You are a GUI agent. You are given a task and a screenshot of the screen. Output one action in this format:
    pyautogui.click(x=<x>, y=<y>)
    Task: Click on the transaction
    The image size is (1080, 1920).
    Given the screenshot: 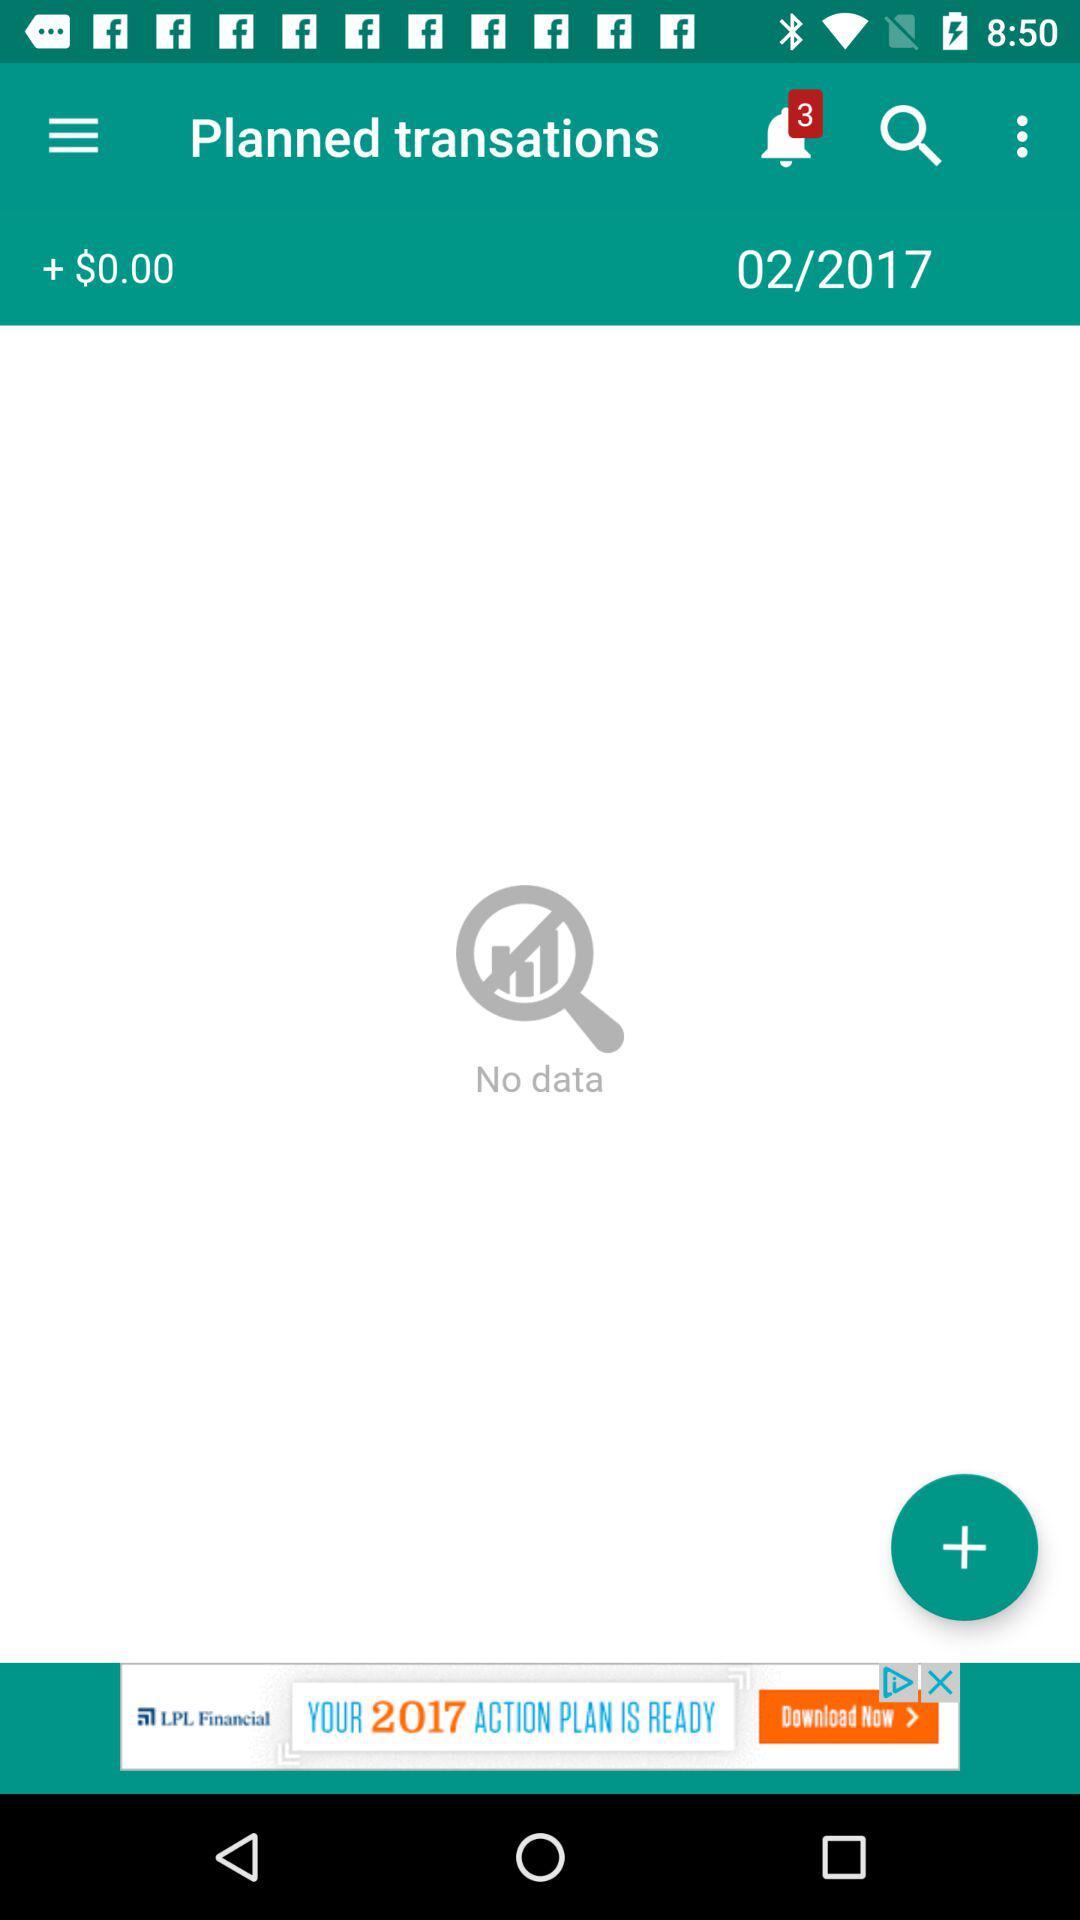 What is the action you would take?
    pyautogui.click(x=963, y=1546)
    